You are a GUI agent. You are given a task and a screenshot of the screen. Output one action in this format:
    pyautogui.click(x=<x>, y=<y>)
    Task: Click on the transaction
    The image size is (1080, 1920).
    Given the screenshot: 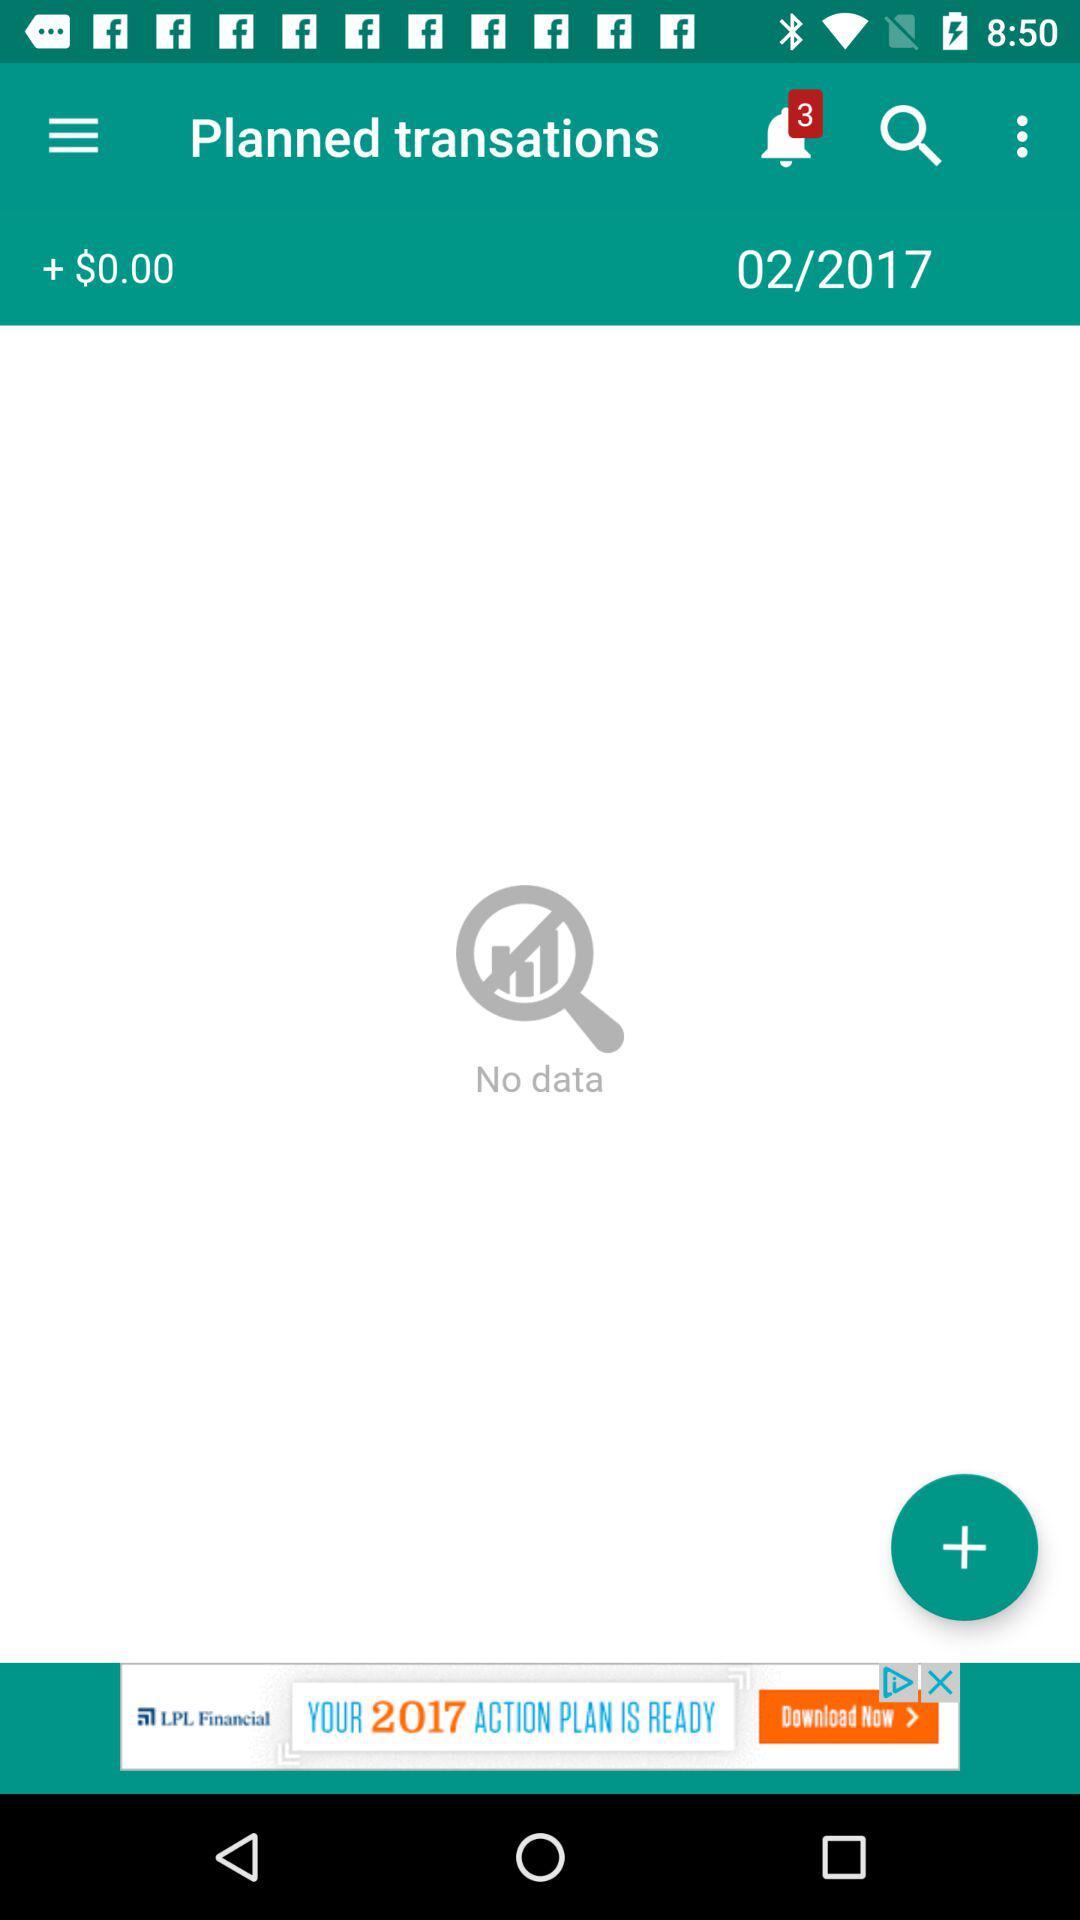 What is the action you would take?
    pyautogui.click(x=963, y=1546)
    